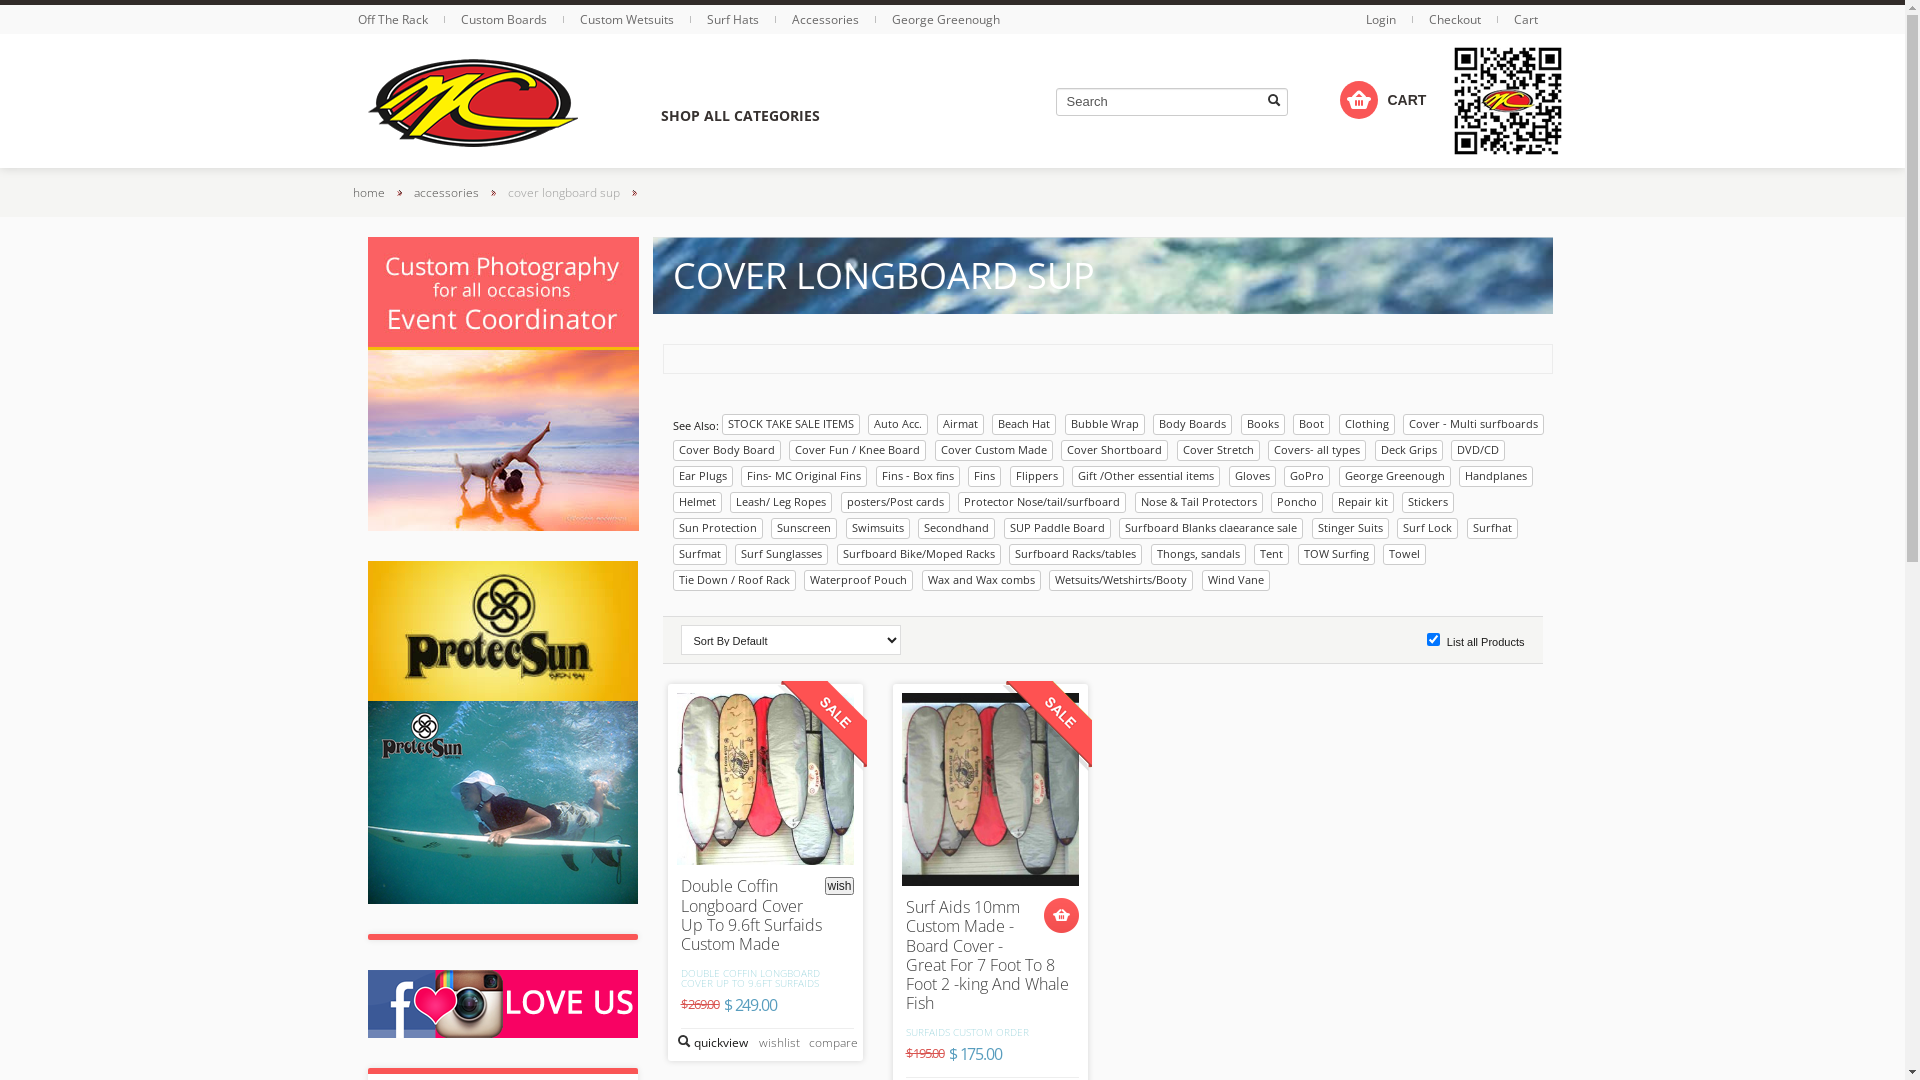 Image resolution: width=1920 pixels, height=1080 pixels. I want to click on 'STOCK TAKE SALE ITEMS', so click(720, 423).